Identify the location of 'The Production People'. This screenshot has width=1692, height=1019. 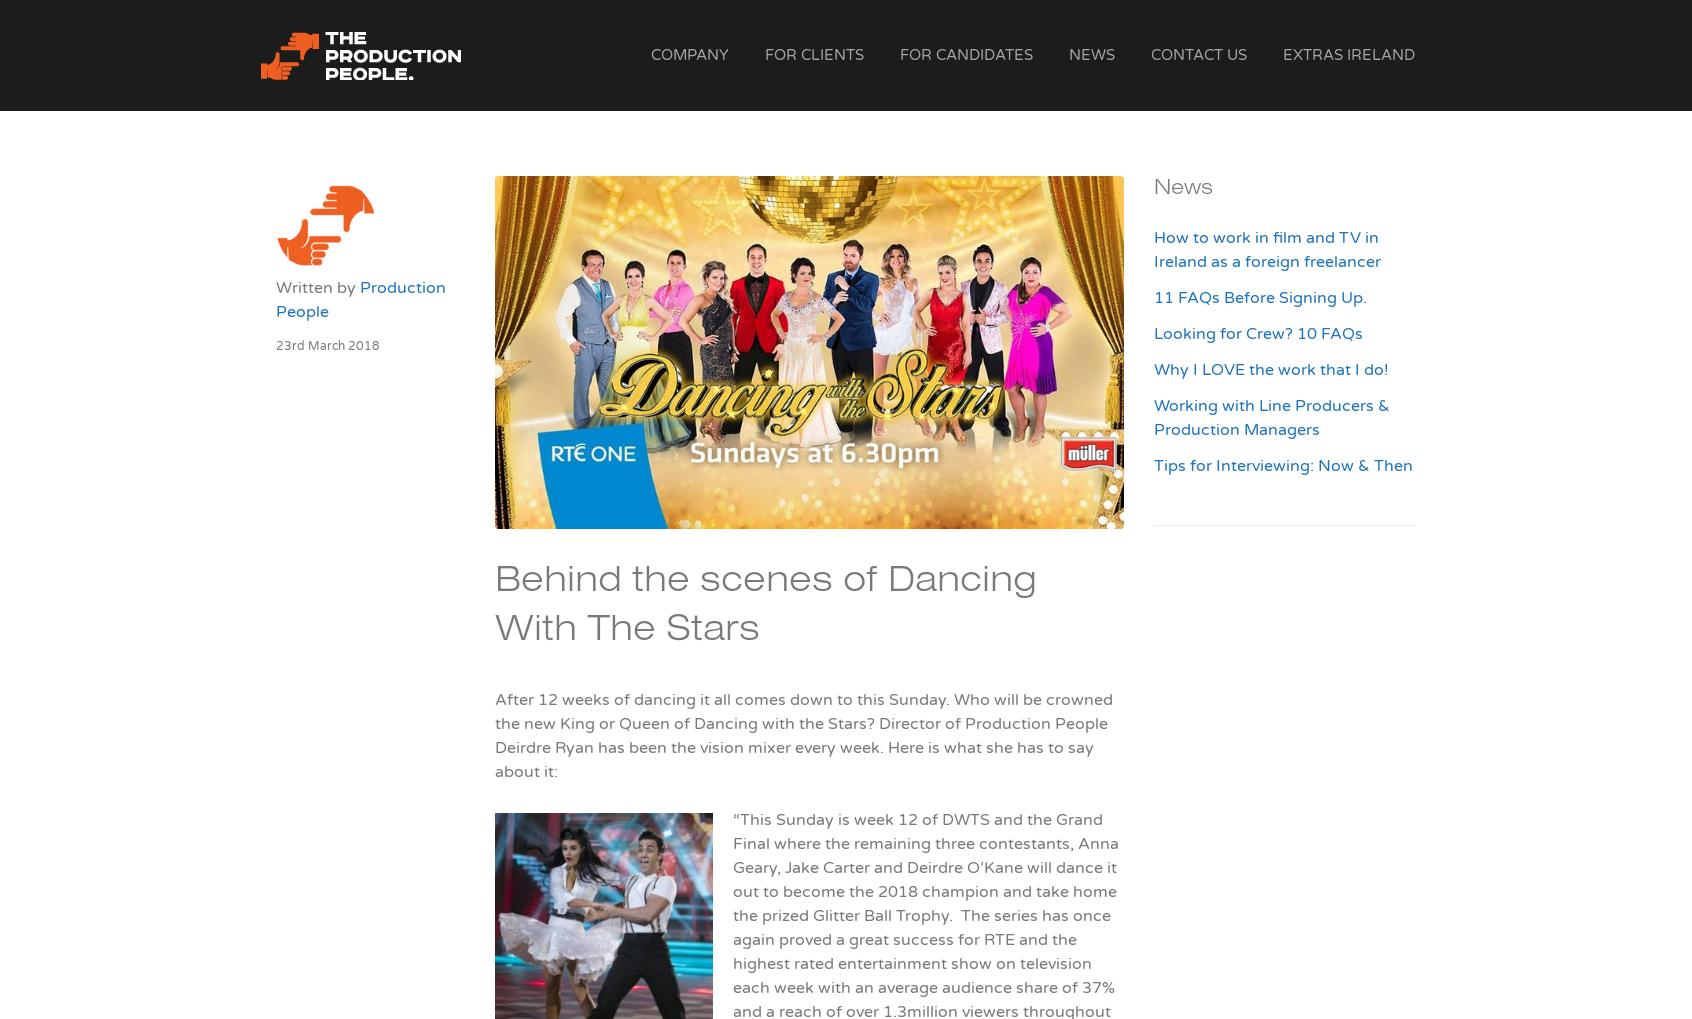
(713, 51).